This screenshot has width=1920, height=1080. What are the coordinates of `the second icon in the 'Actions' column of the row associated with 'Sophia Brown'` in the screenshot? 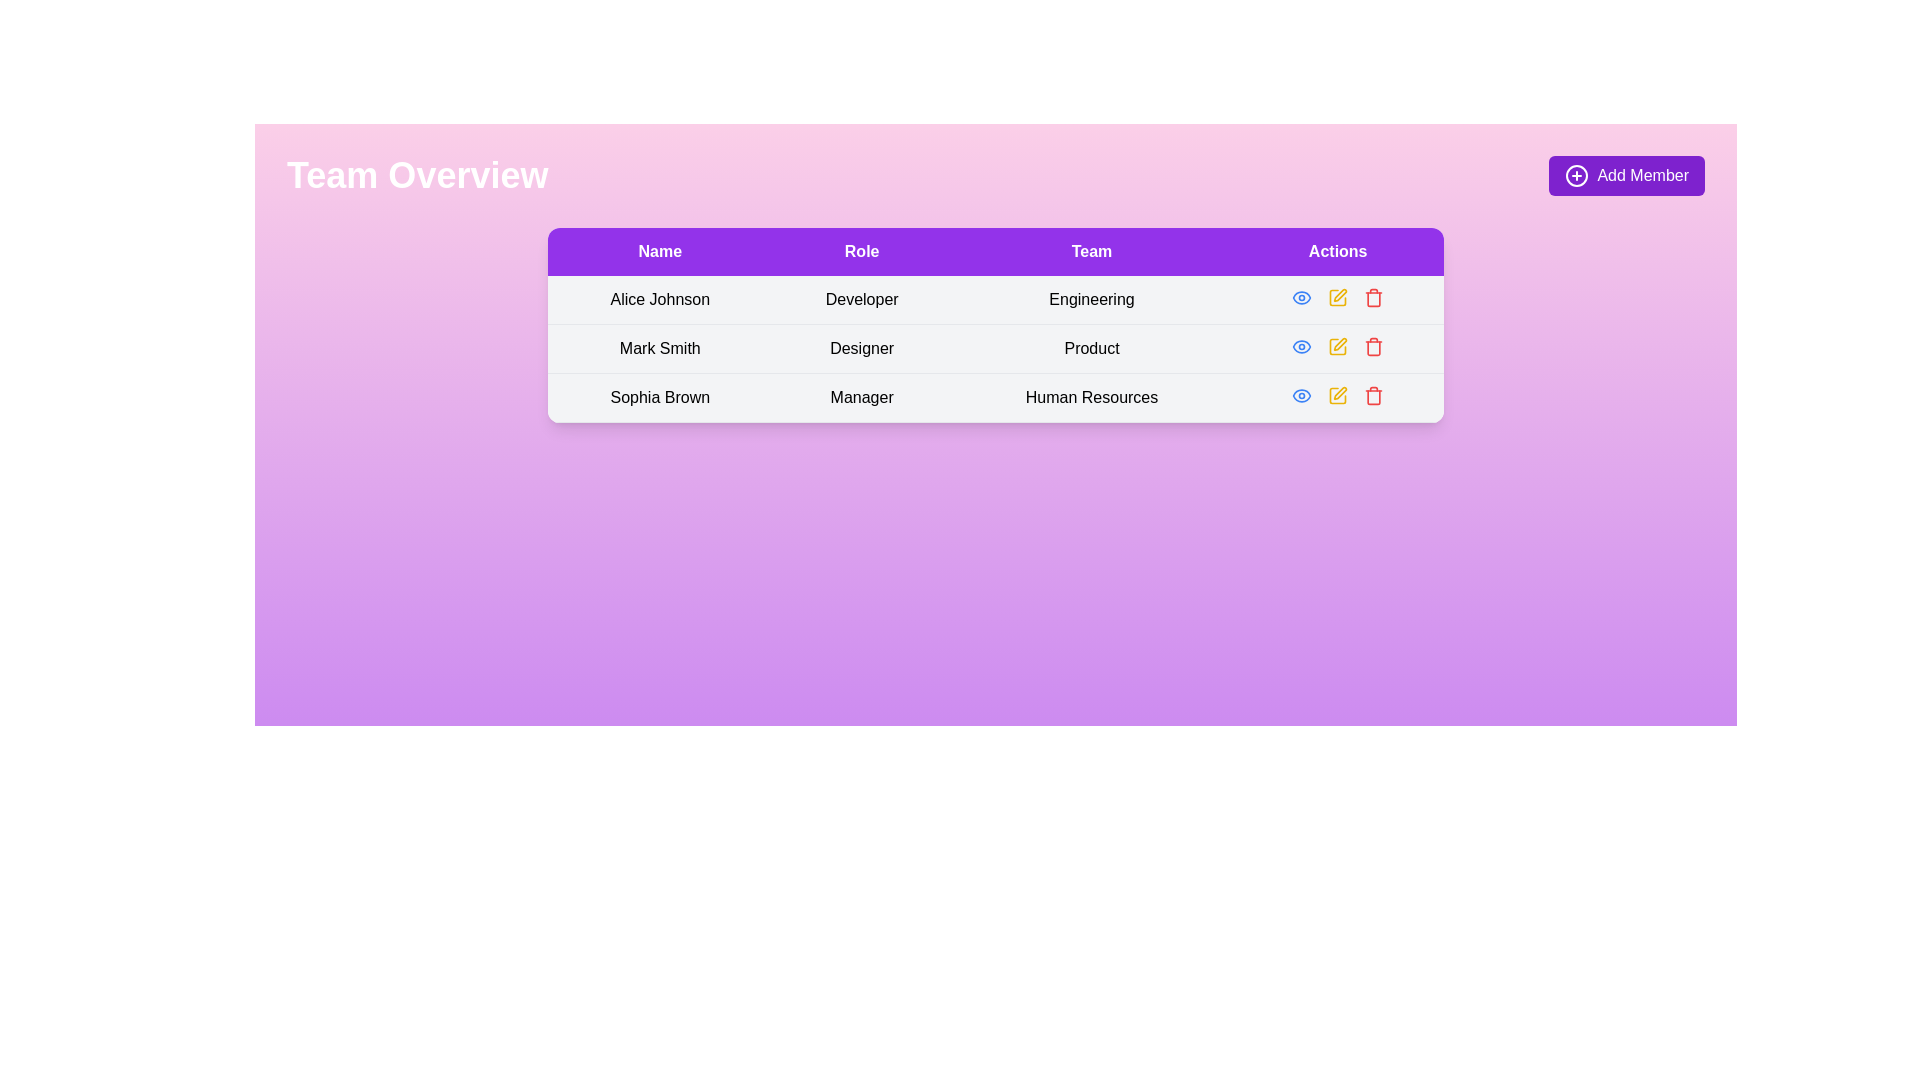 It's located at (1340, 393).